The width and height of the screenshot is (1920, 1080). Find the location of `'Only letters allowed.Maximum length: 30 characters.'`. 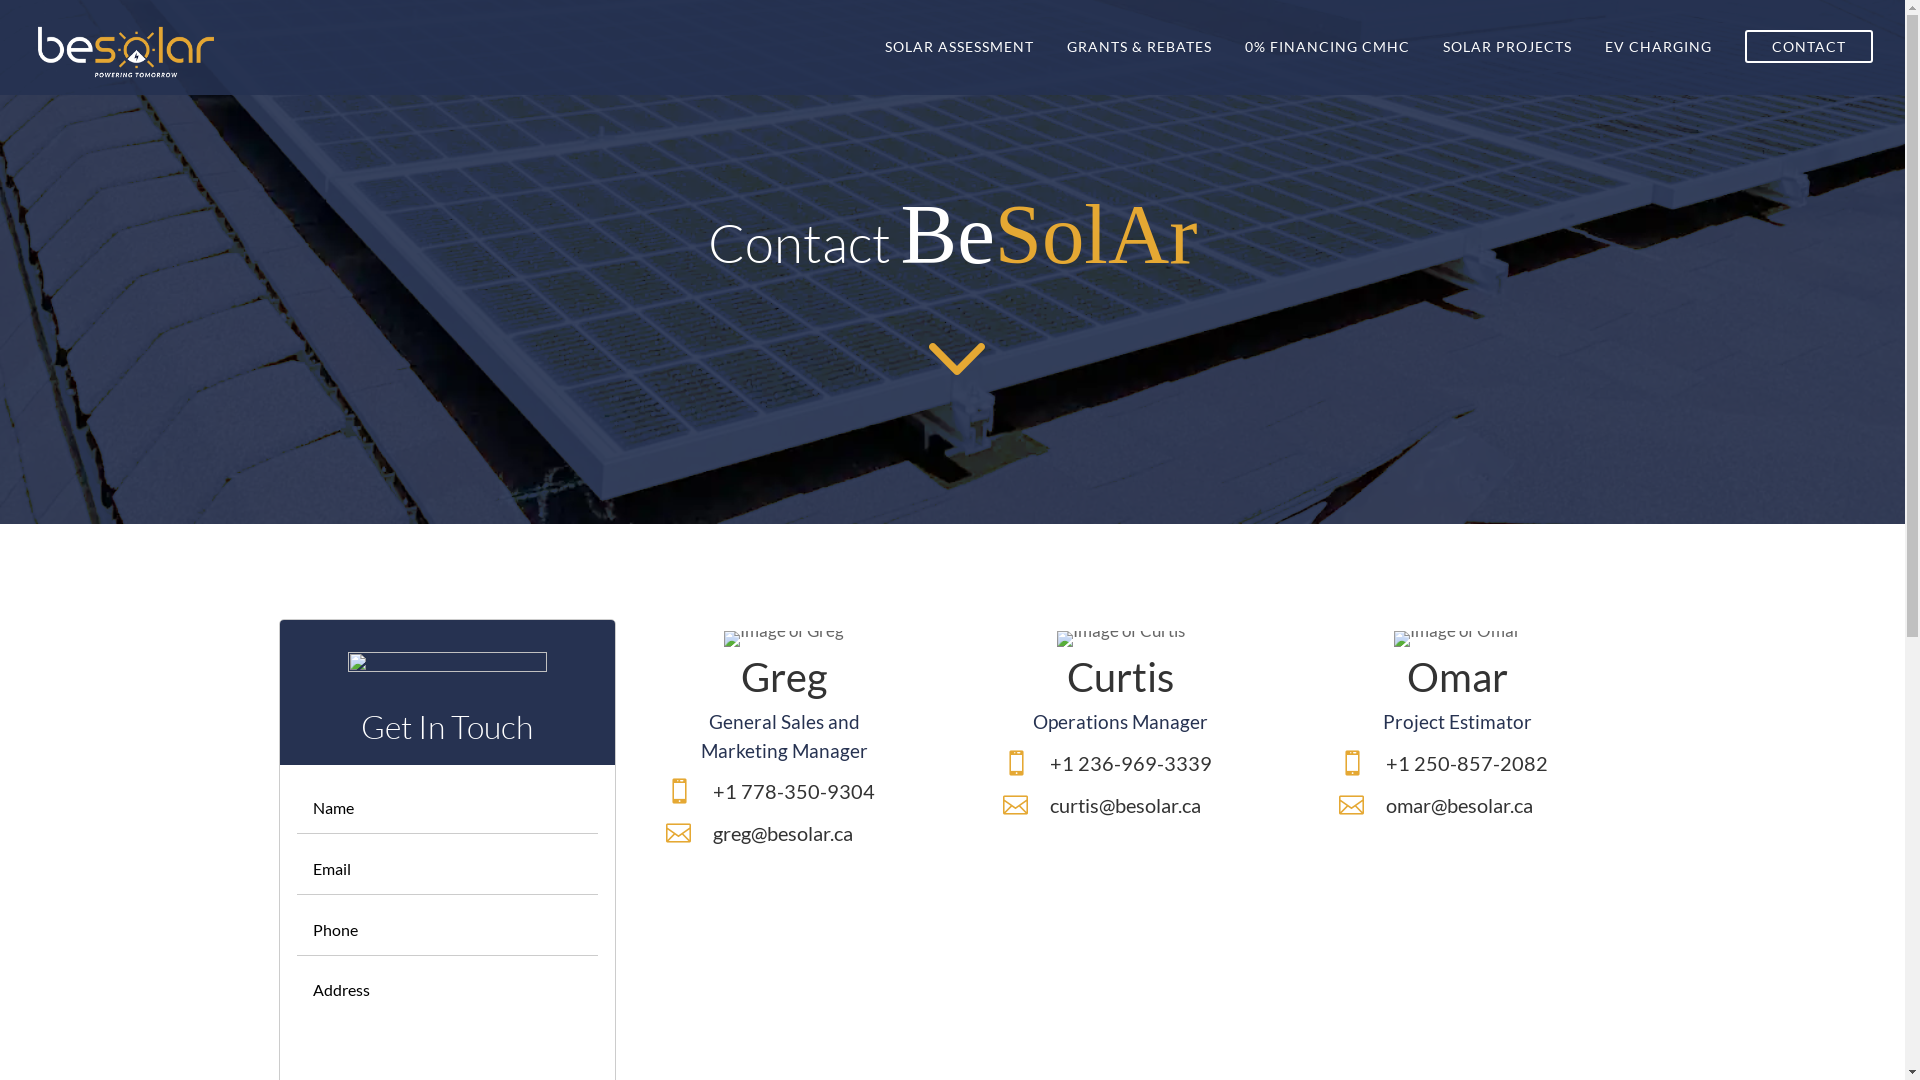

'Only letters allowed.Maximum length: 30 characters.' is located at coordinates (446, 806).